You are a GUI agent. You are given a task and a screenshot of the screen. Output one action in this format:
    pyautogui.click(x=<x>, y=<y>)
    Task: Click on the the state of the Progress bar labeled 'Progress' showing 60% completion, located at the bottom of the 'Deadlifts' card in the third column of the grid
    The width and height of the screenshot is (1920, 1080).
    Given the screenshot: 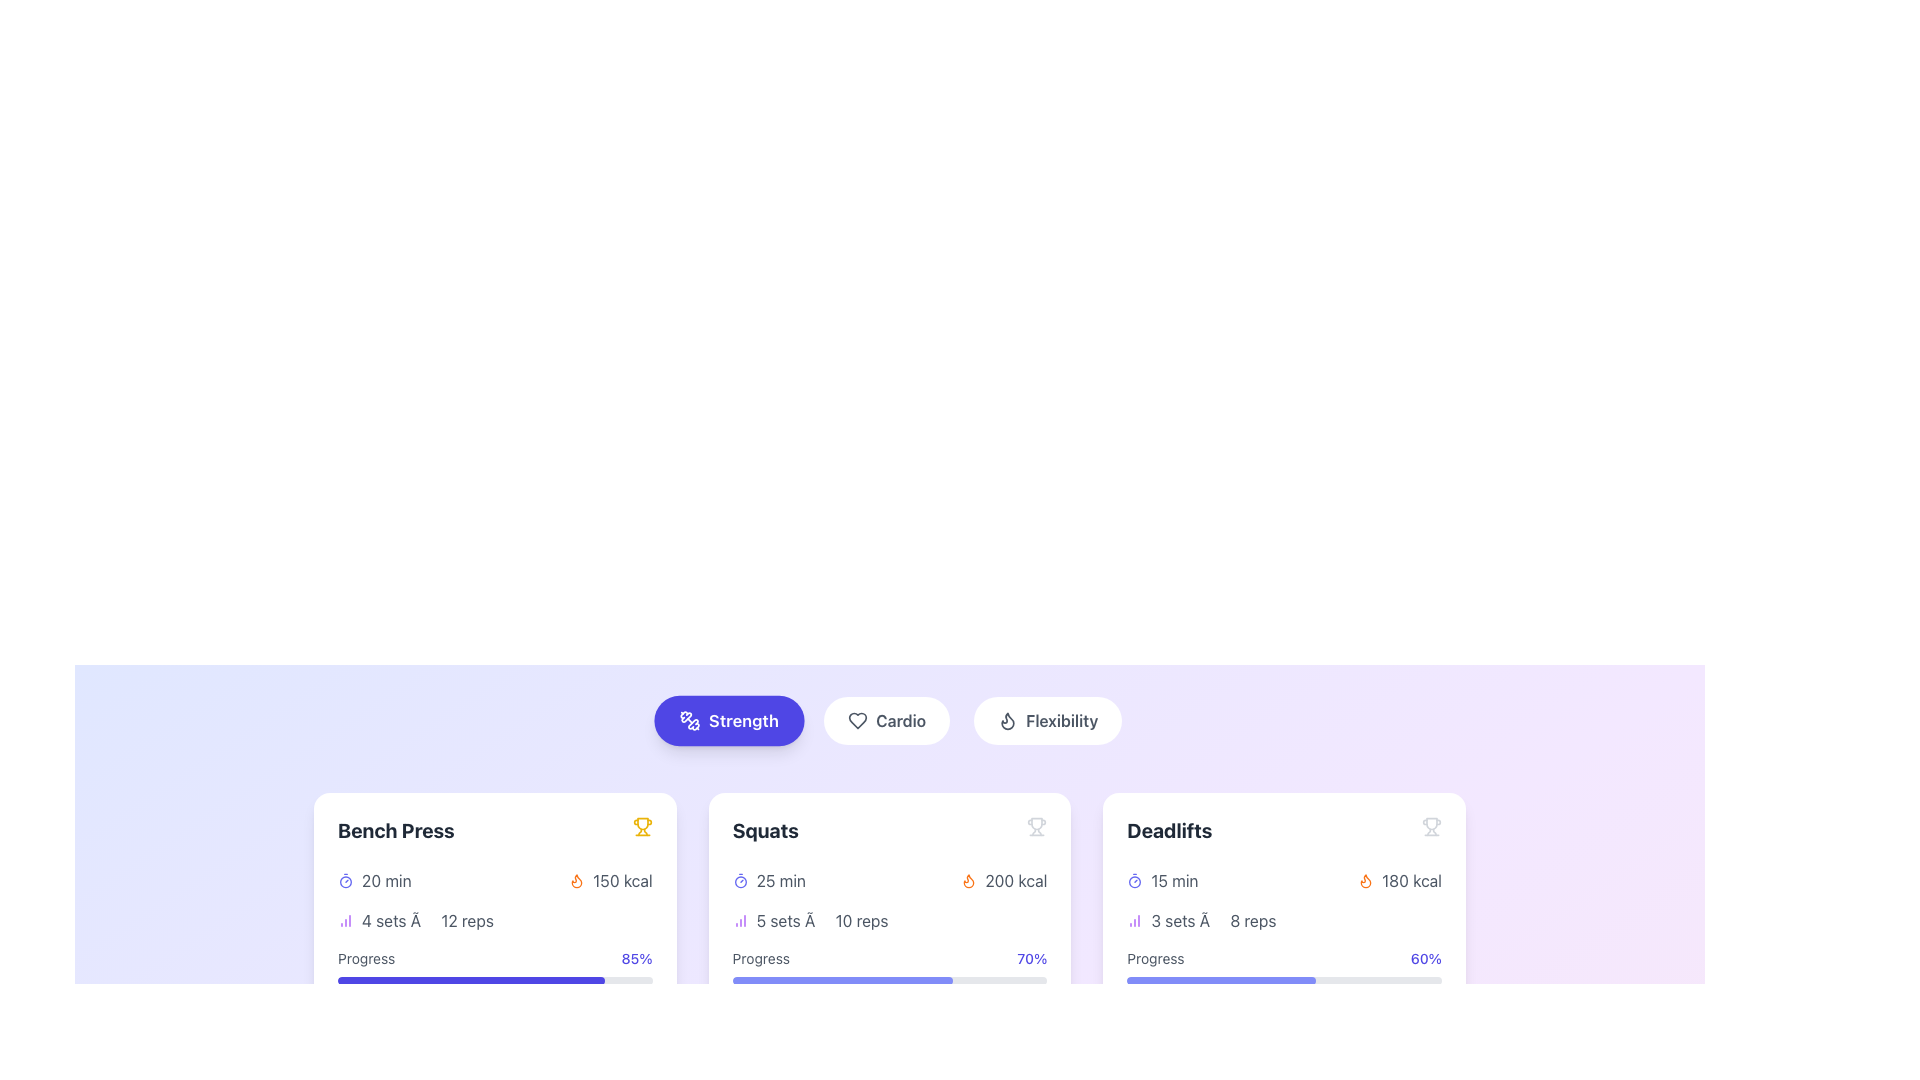 What is the action you would take?
    pyautogui.click(x=1284, y=966)
    